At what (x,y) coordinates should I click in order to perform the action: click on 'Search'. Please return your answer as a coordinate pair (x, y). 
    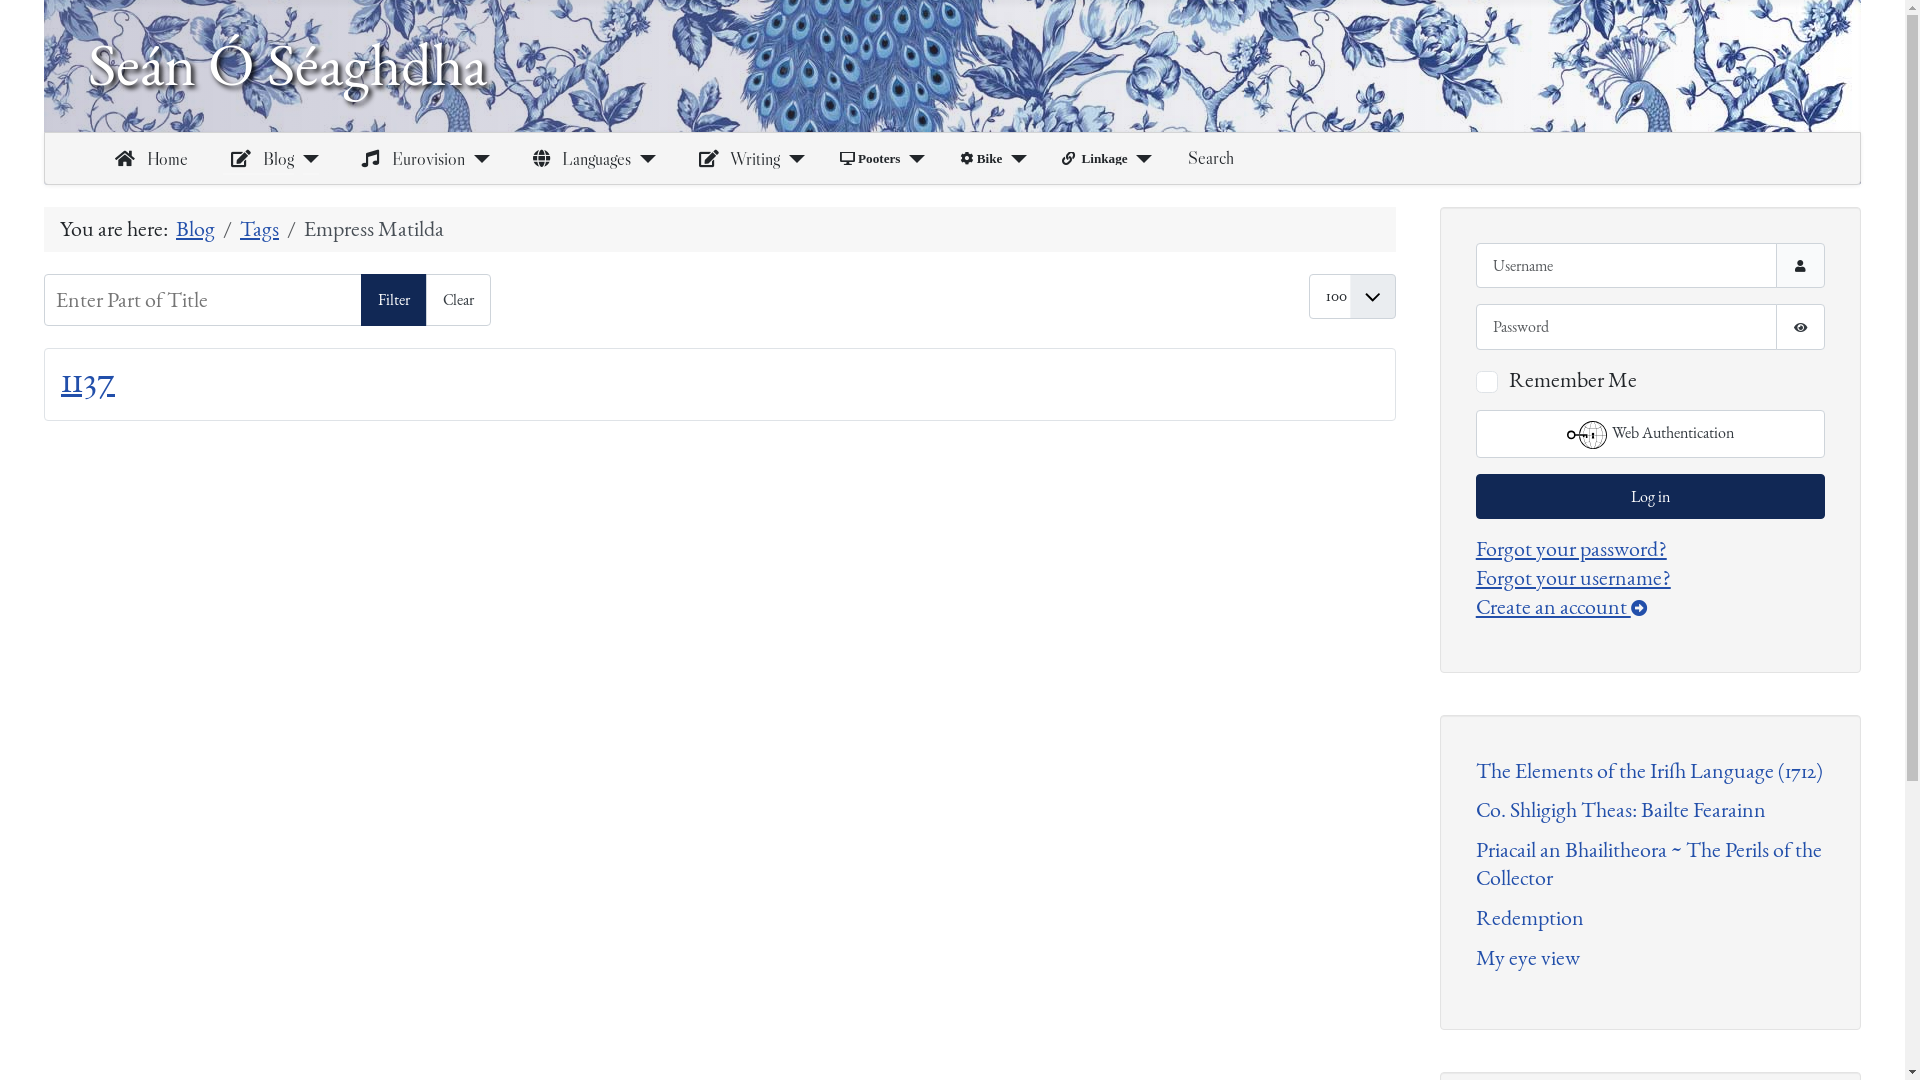
    Looking at the image, I should click on (1209, 157).